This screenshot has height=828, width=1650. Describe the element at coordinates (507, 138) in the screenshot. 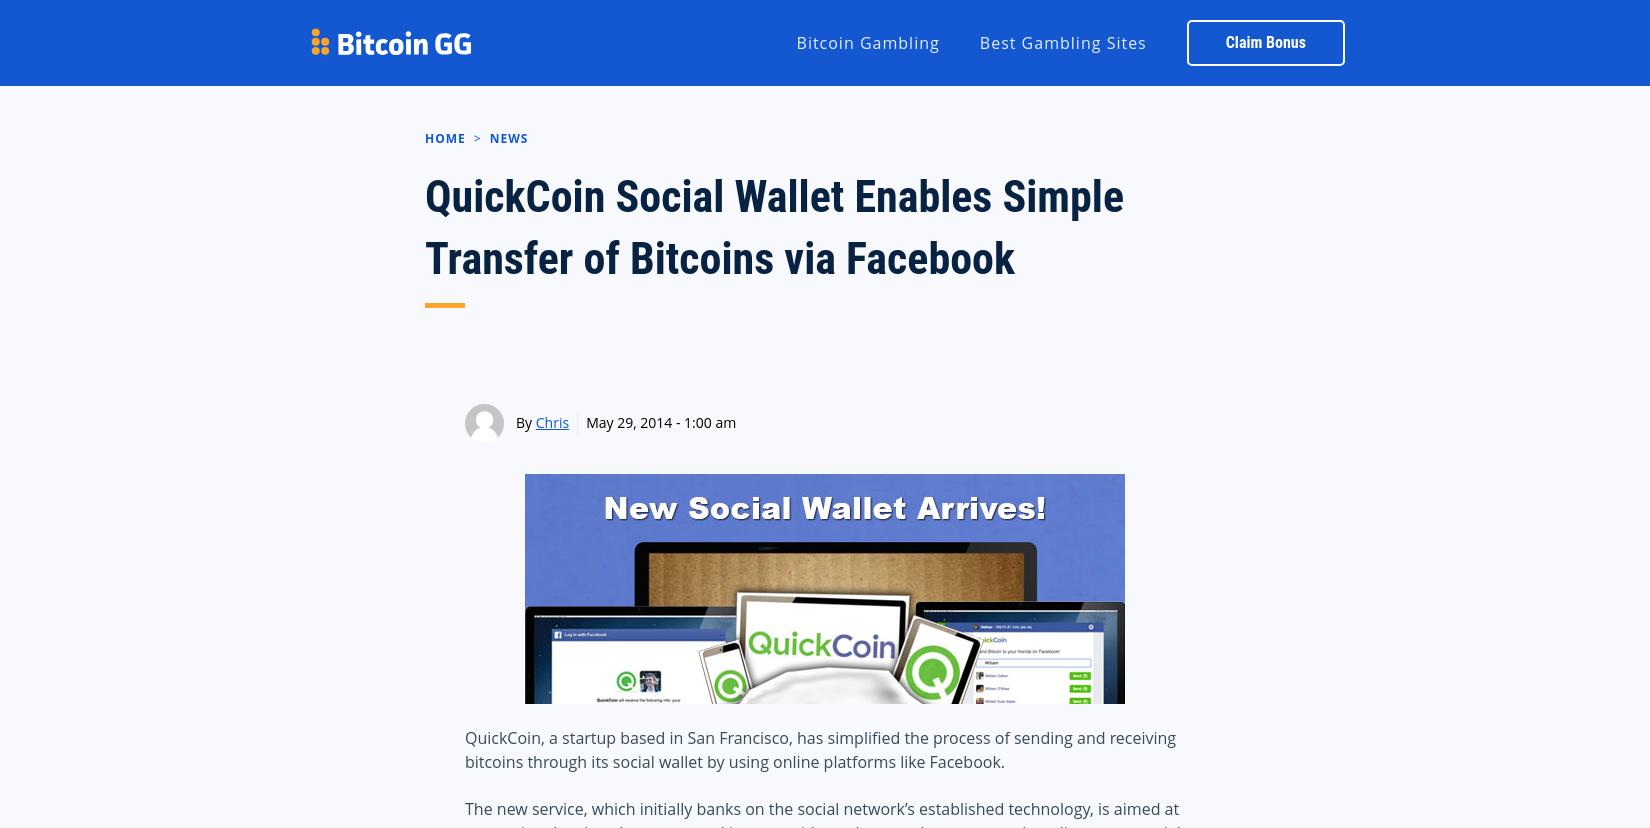

I see `'News'` at that location.